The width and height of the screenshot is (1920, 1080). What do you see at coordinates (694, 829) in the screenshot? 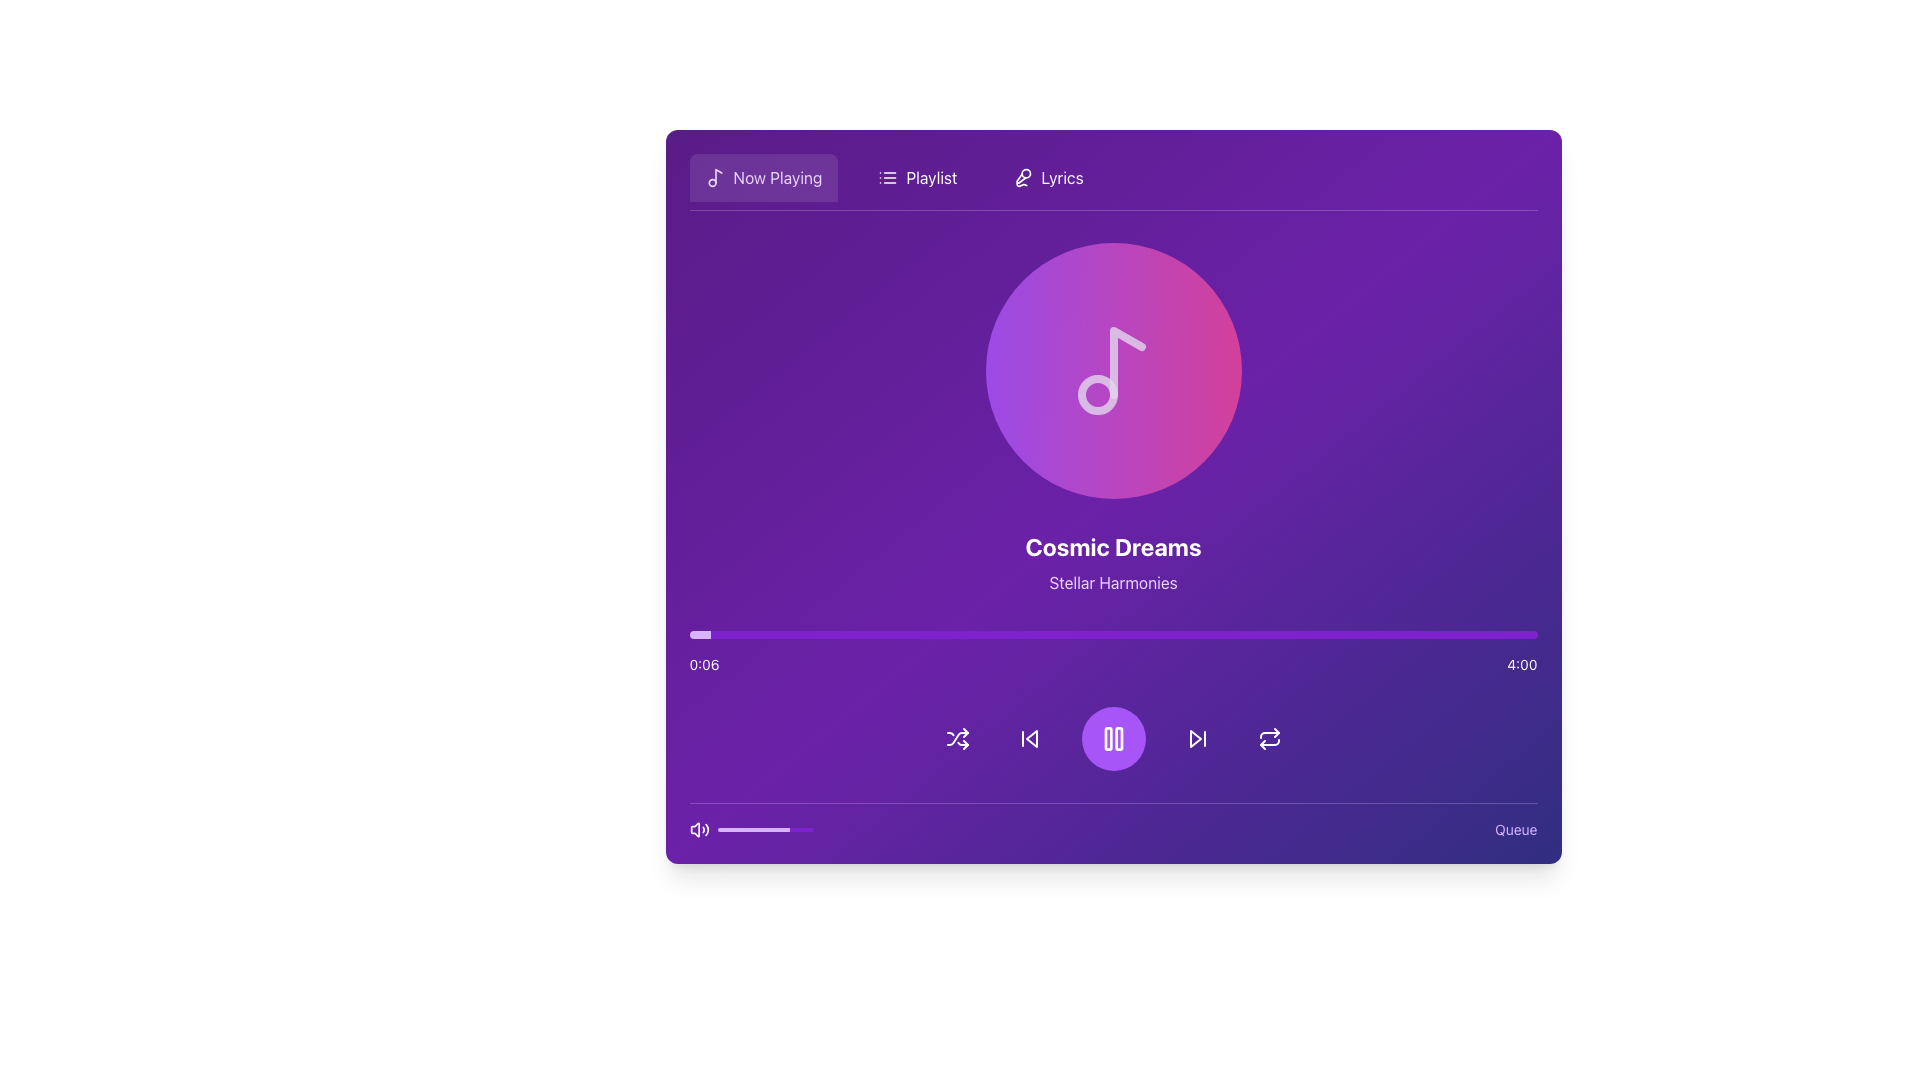
I see `the volume icon represented by the static SVG component located at the bottom left of the music player interface` at bounding box center [694, 829].